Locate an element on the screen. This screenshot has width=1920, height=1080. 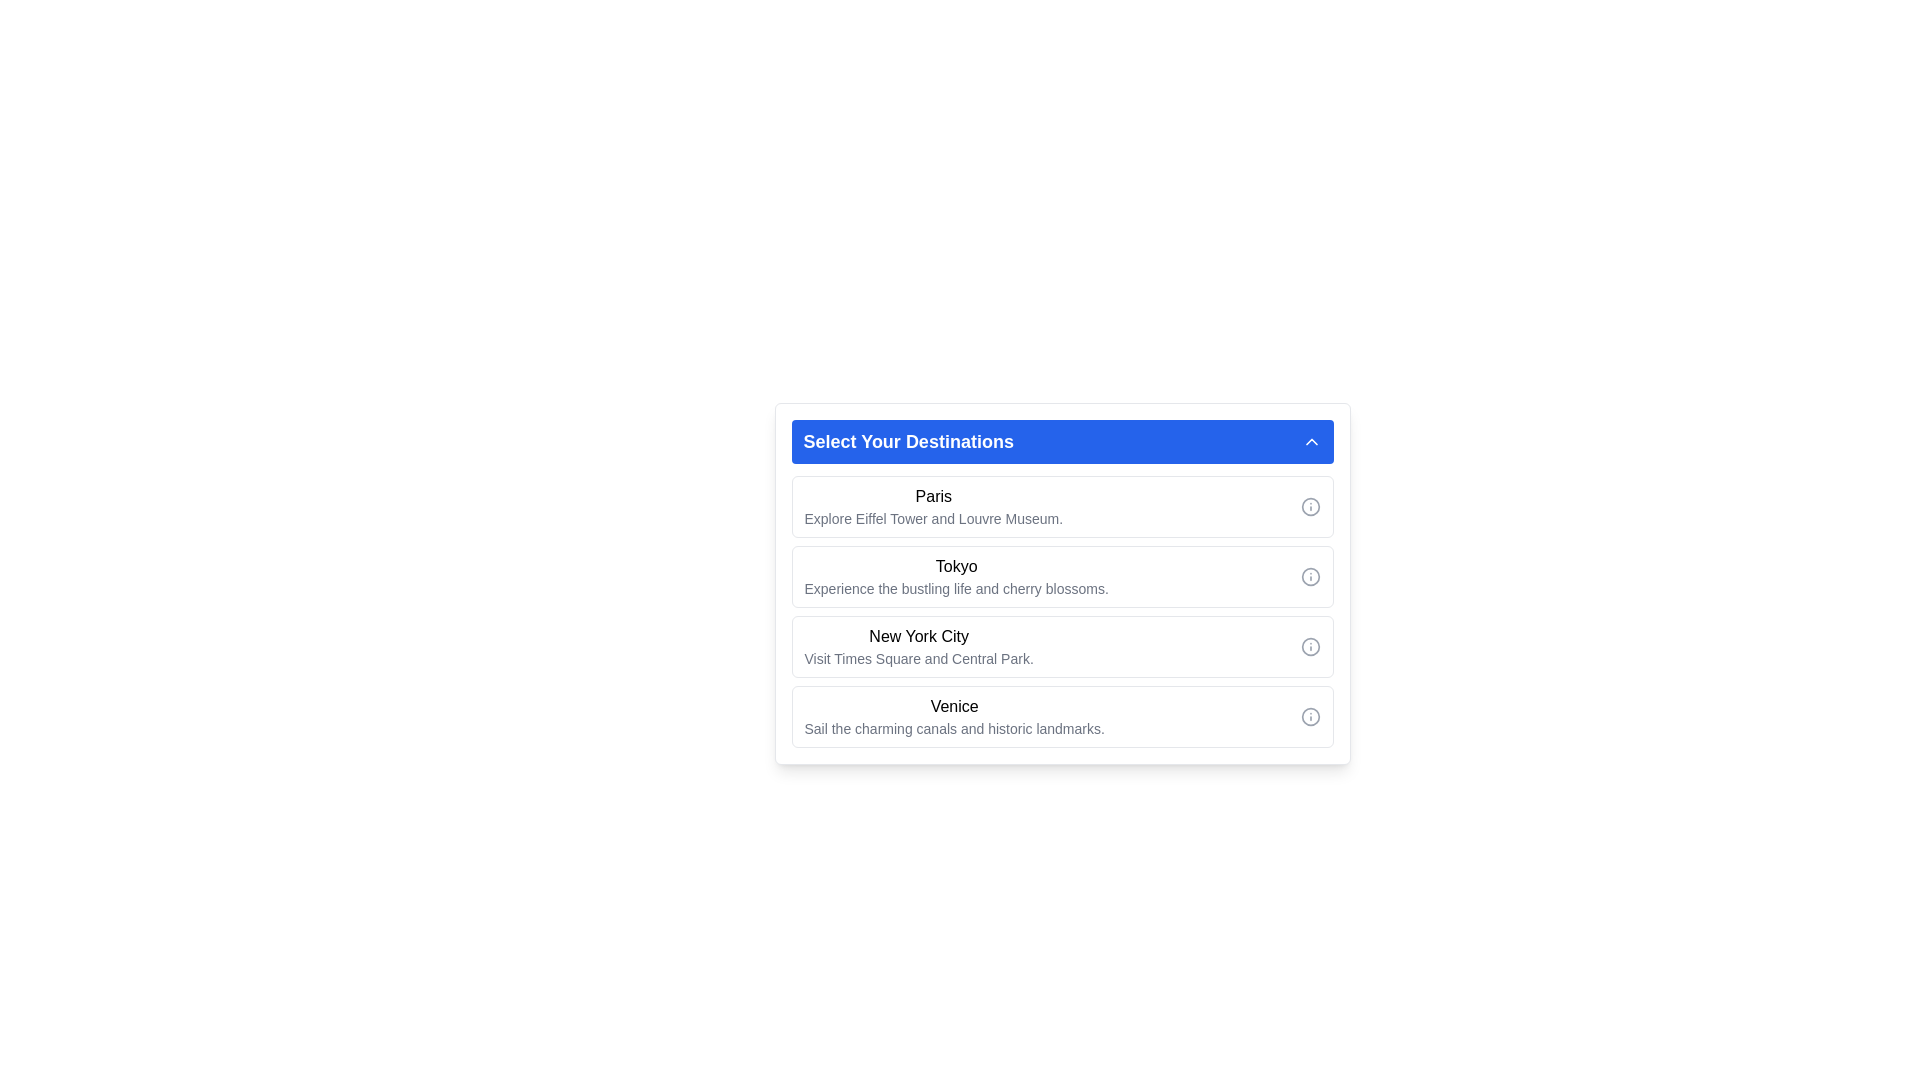
descriptive text element located directly below the title 'Paris' in the travel destination listing is located at coordinates (932, 518).